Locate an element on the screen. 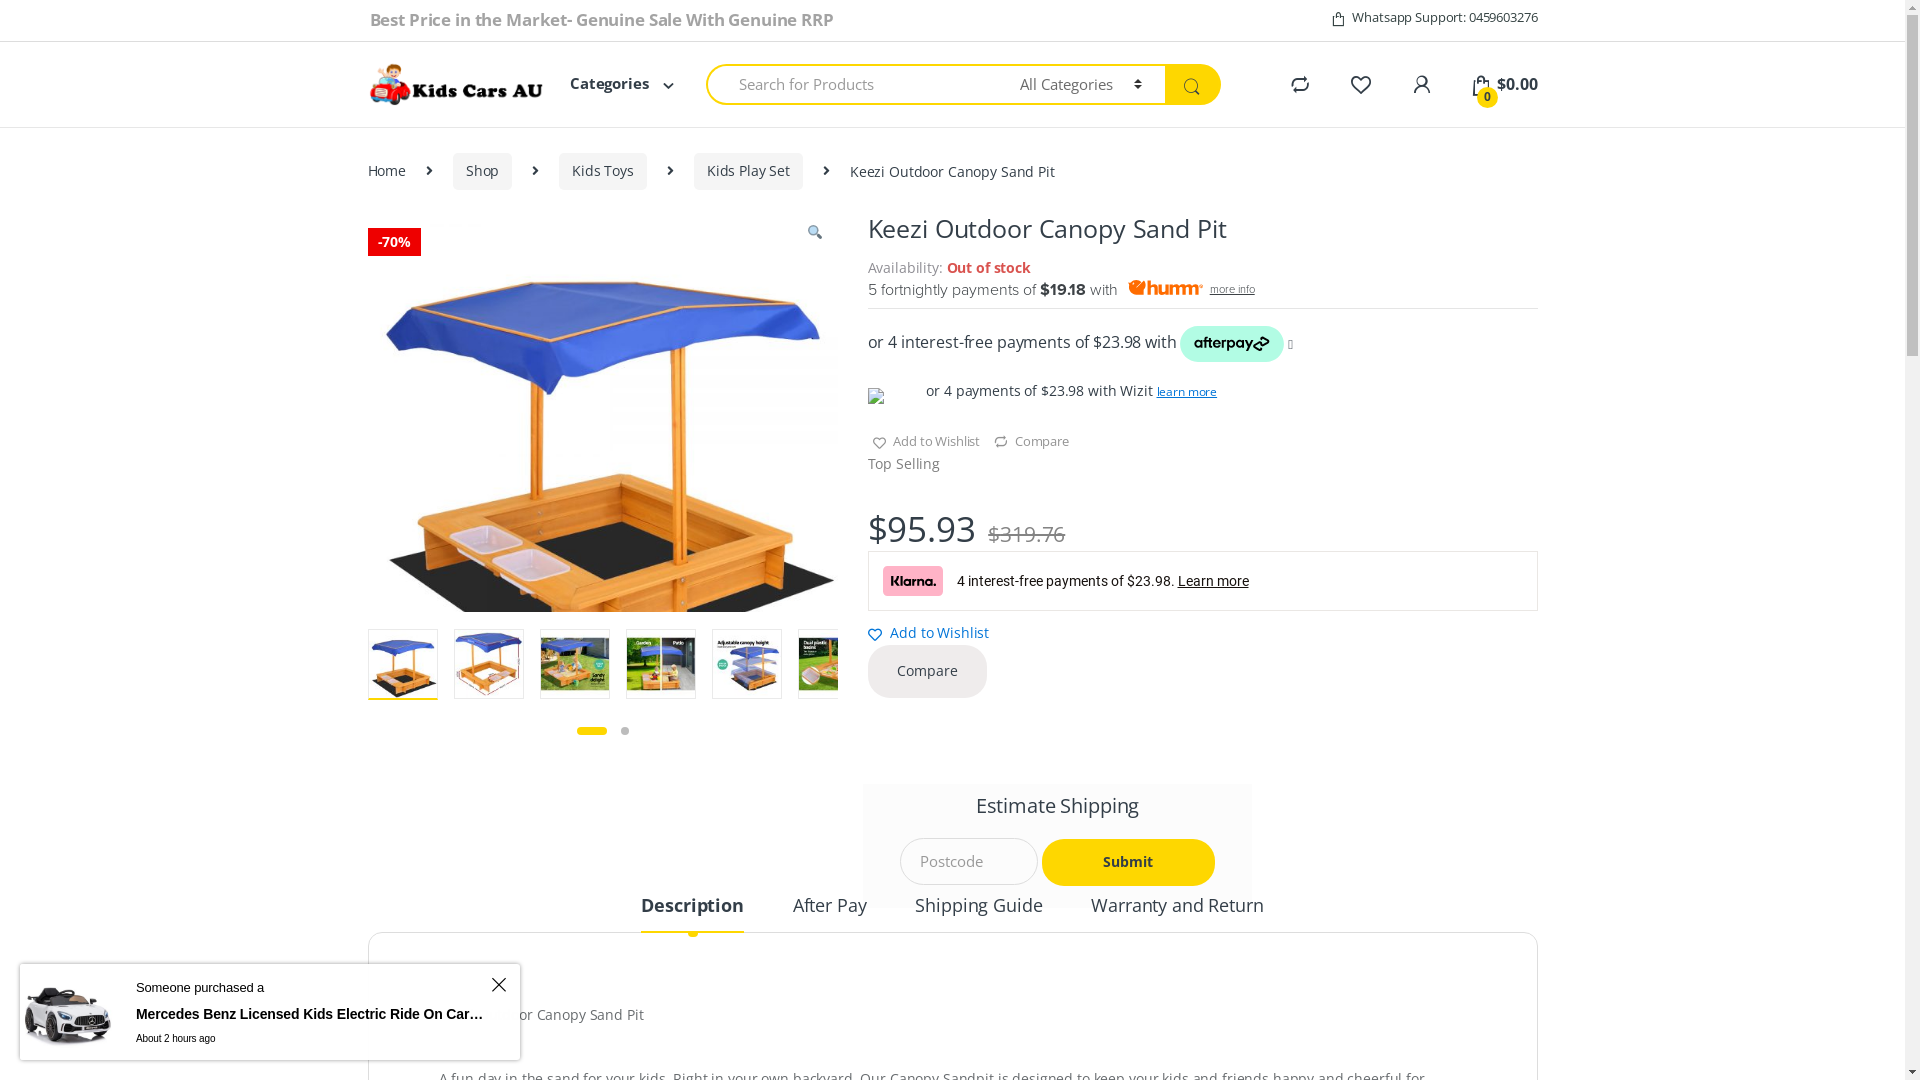 Image resolution: width=1920 pixels, height=1080 pixels. 'Shipping Guide' is located at coordinates (978, 914).